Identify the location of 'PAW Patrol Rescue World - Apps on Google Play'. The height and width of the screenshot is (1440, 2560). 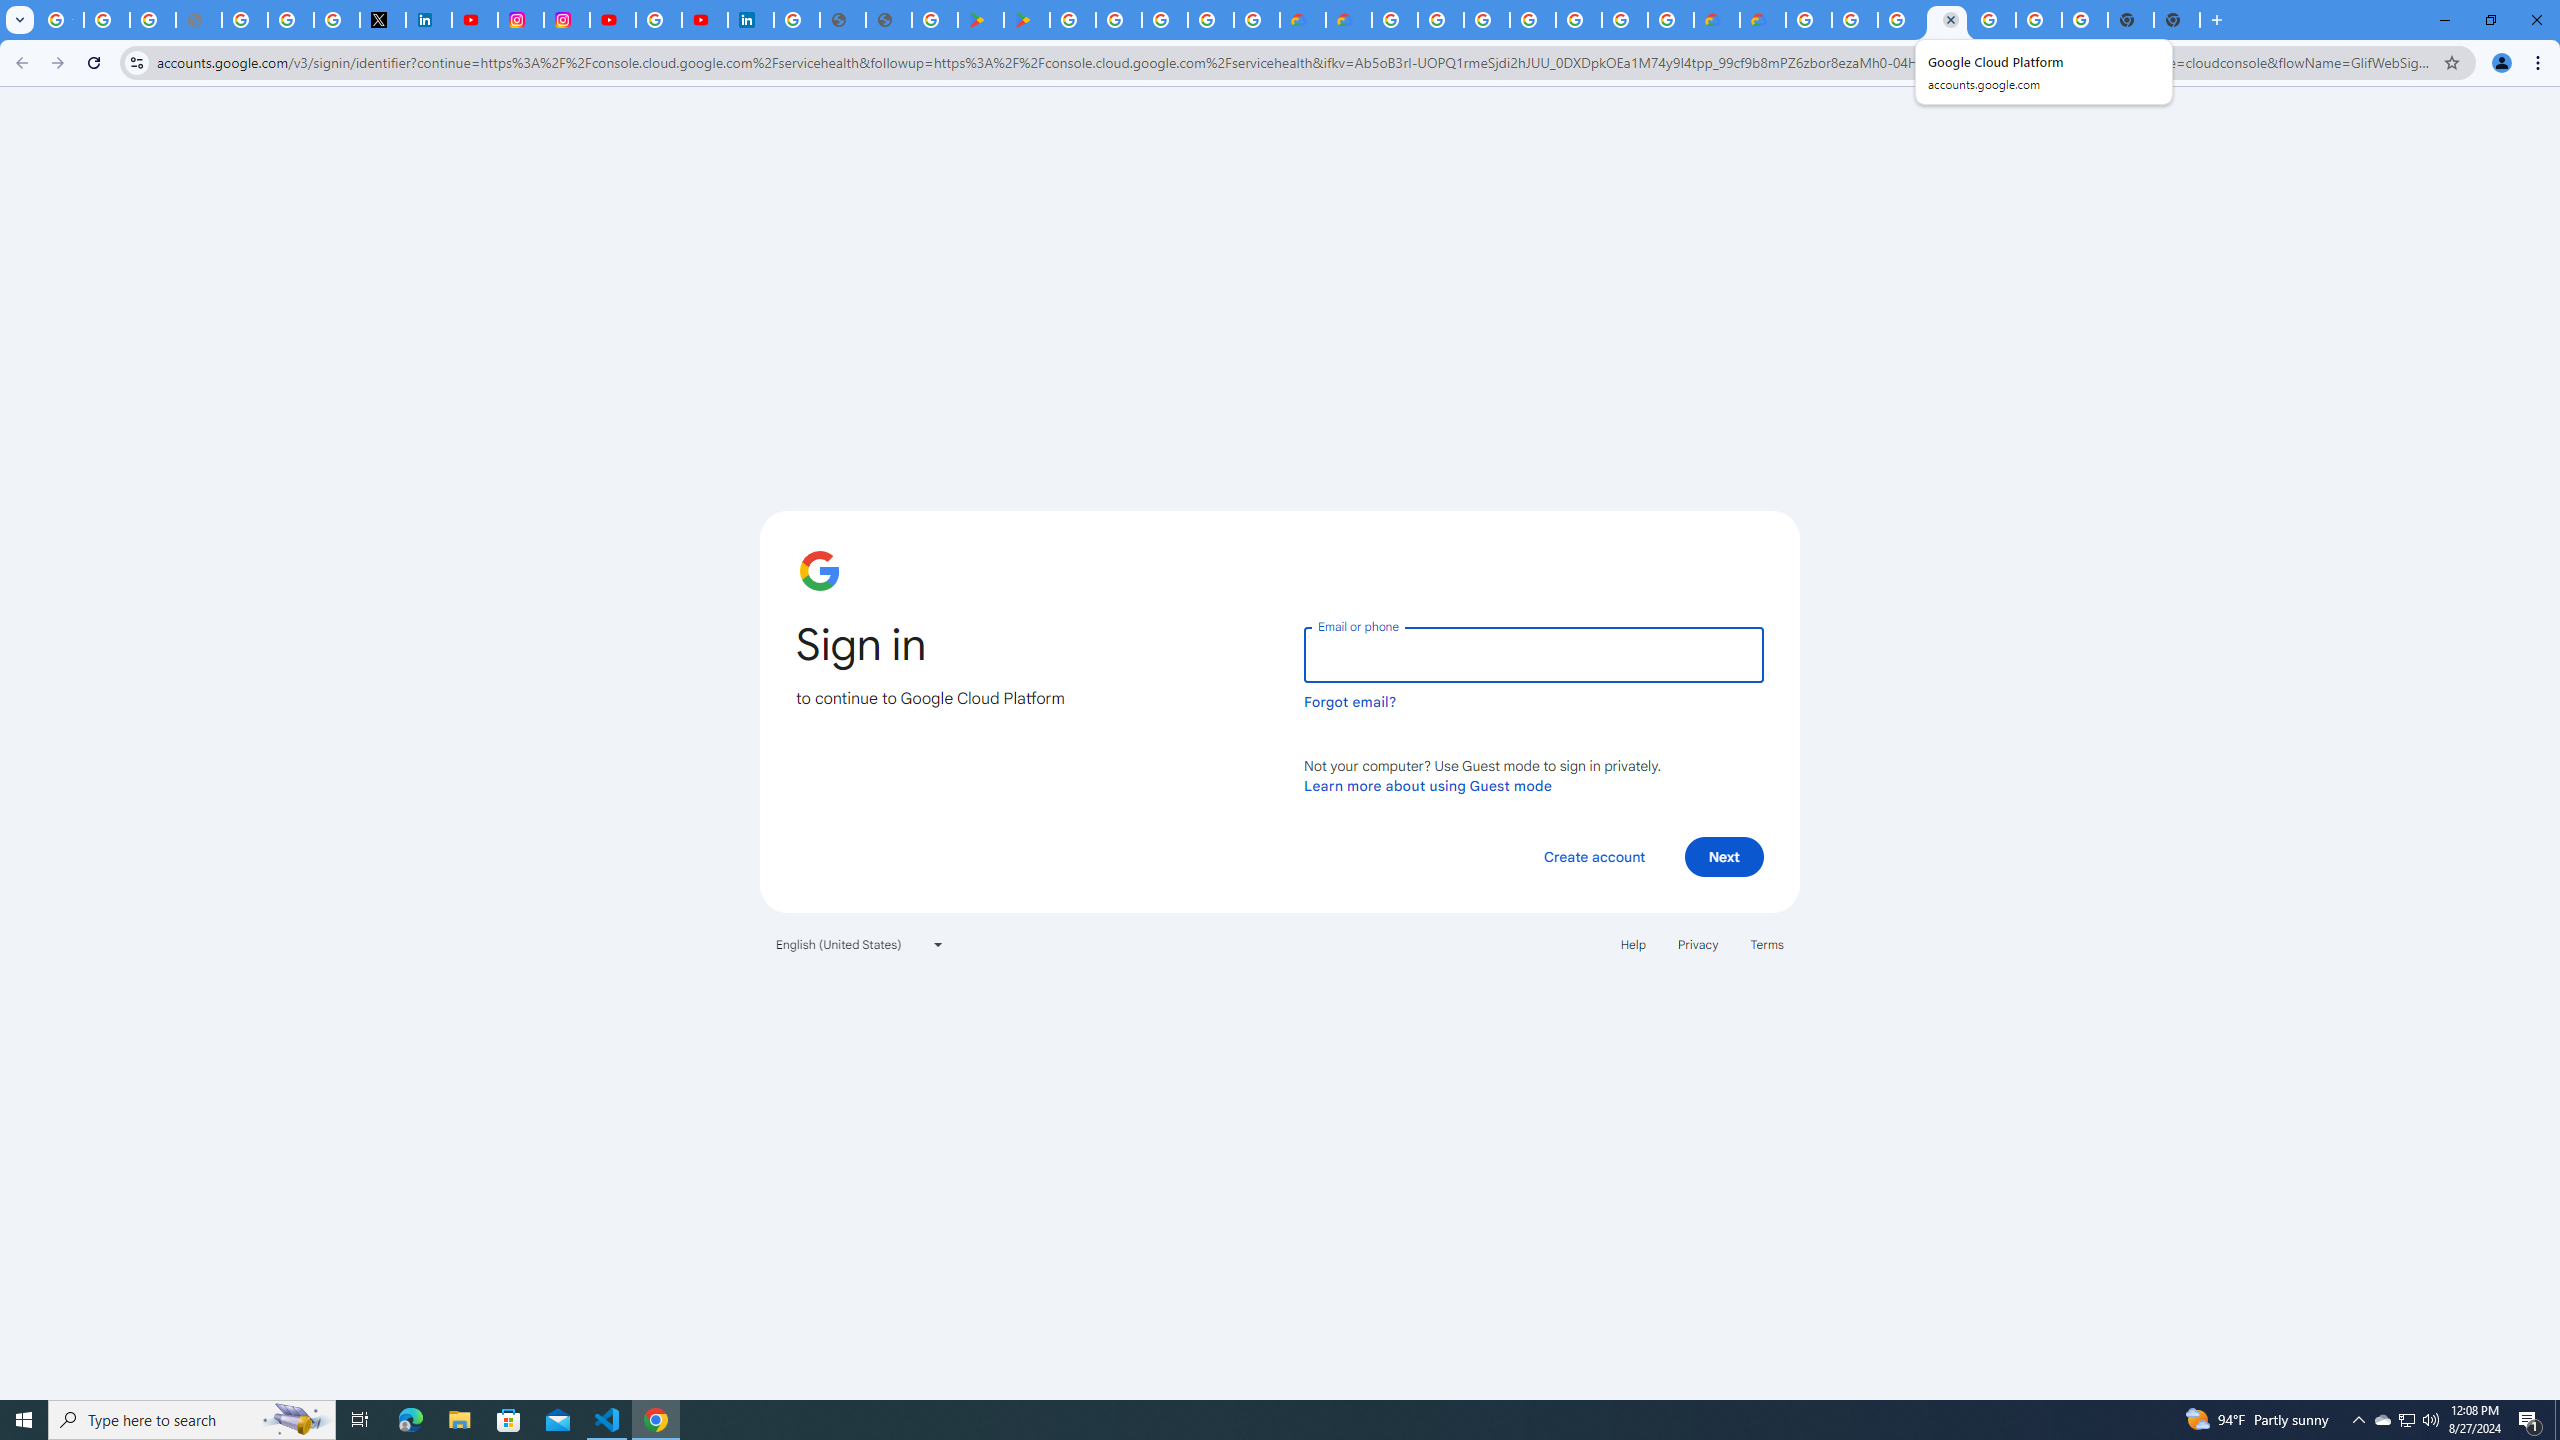
(1027, 19).